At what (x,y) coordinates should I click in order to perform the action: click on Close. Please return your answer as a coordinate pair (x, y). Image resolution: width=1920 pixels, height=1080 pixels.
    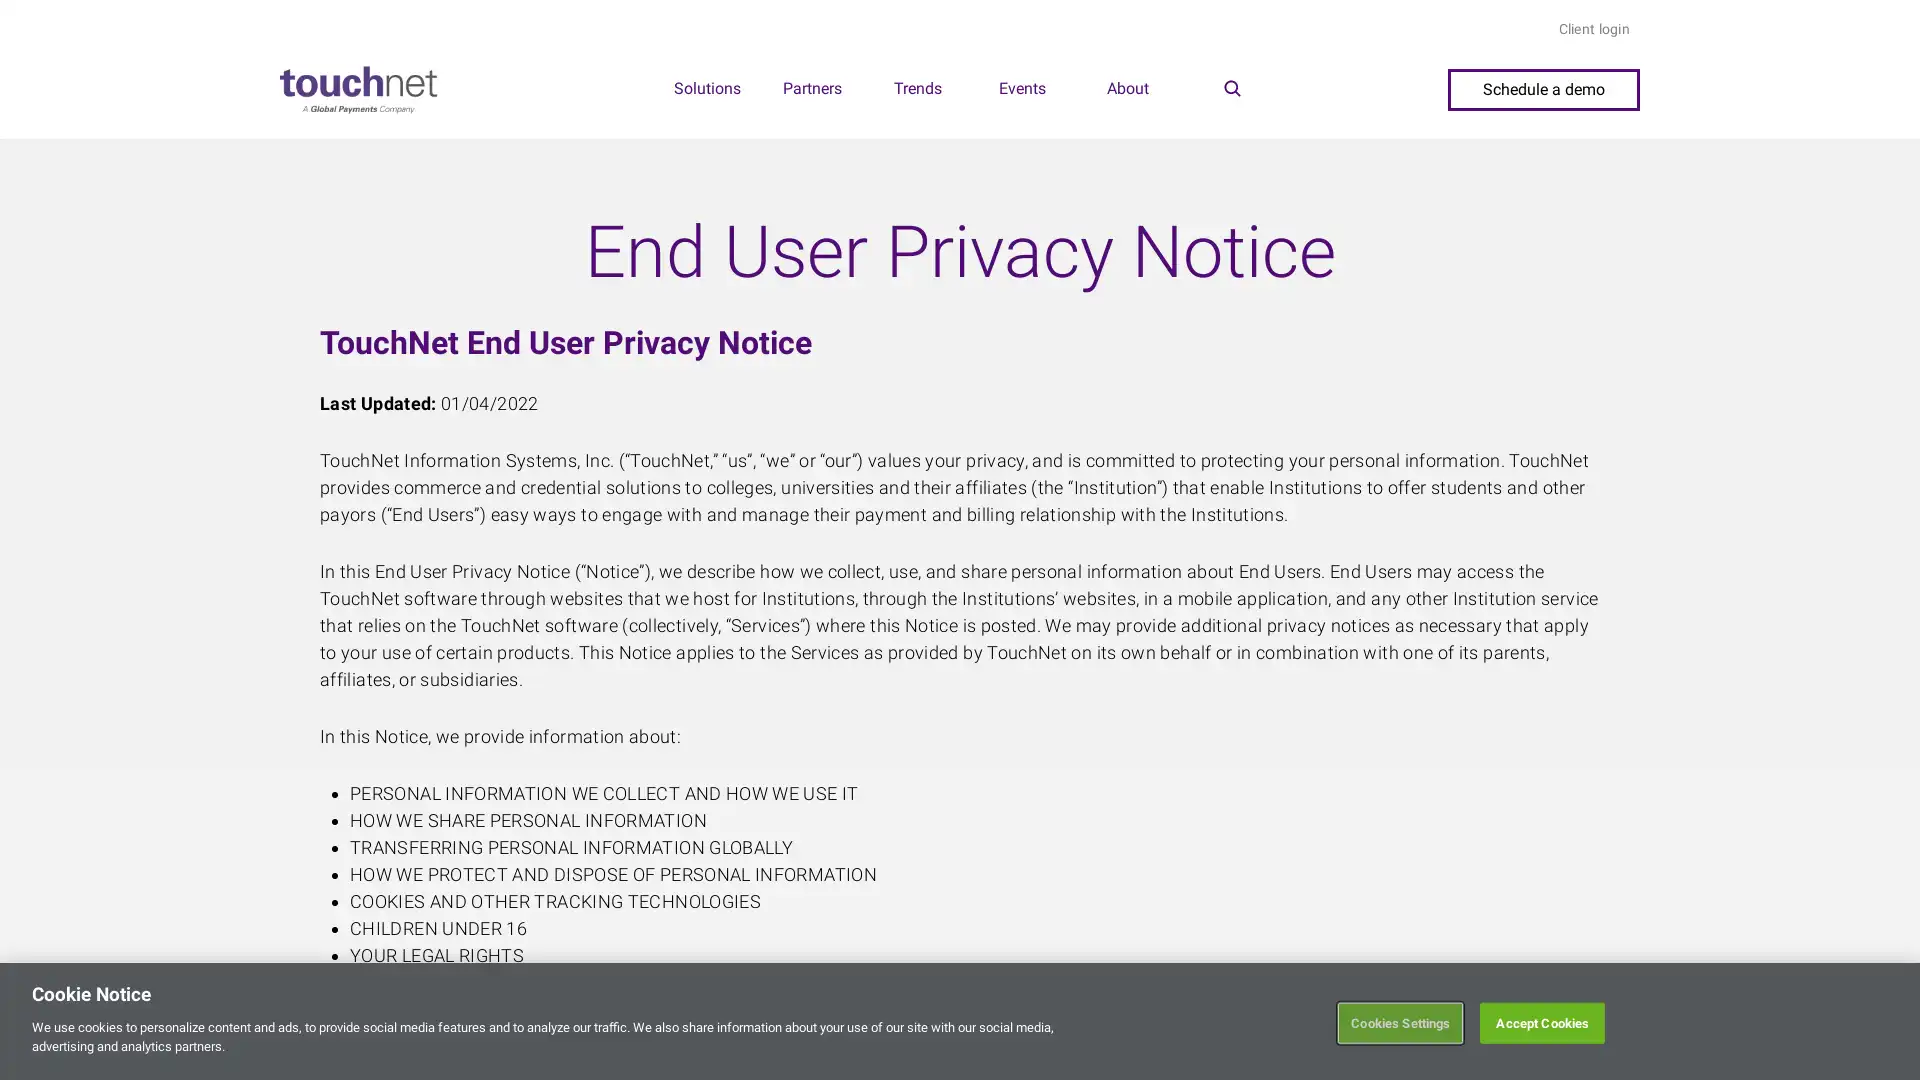
    Looking at the image, I should click on (1886, 1018).